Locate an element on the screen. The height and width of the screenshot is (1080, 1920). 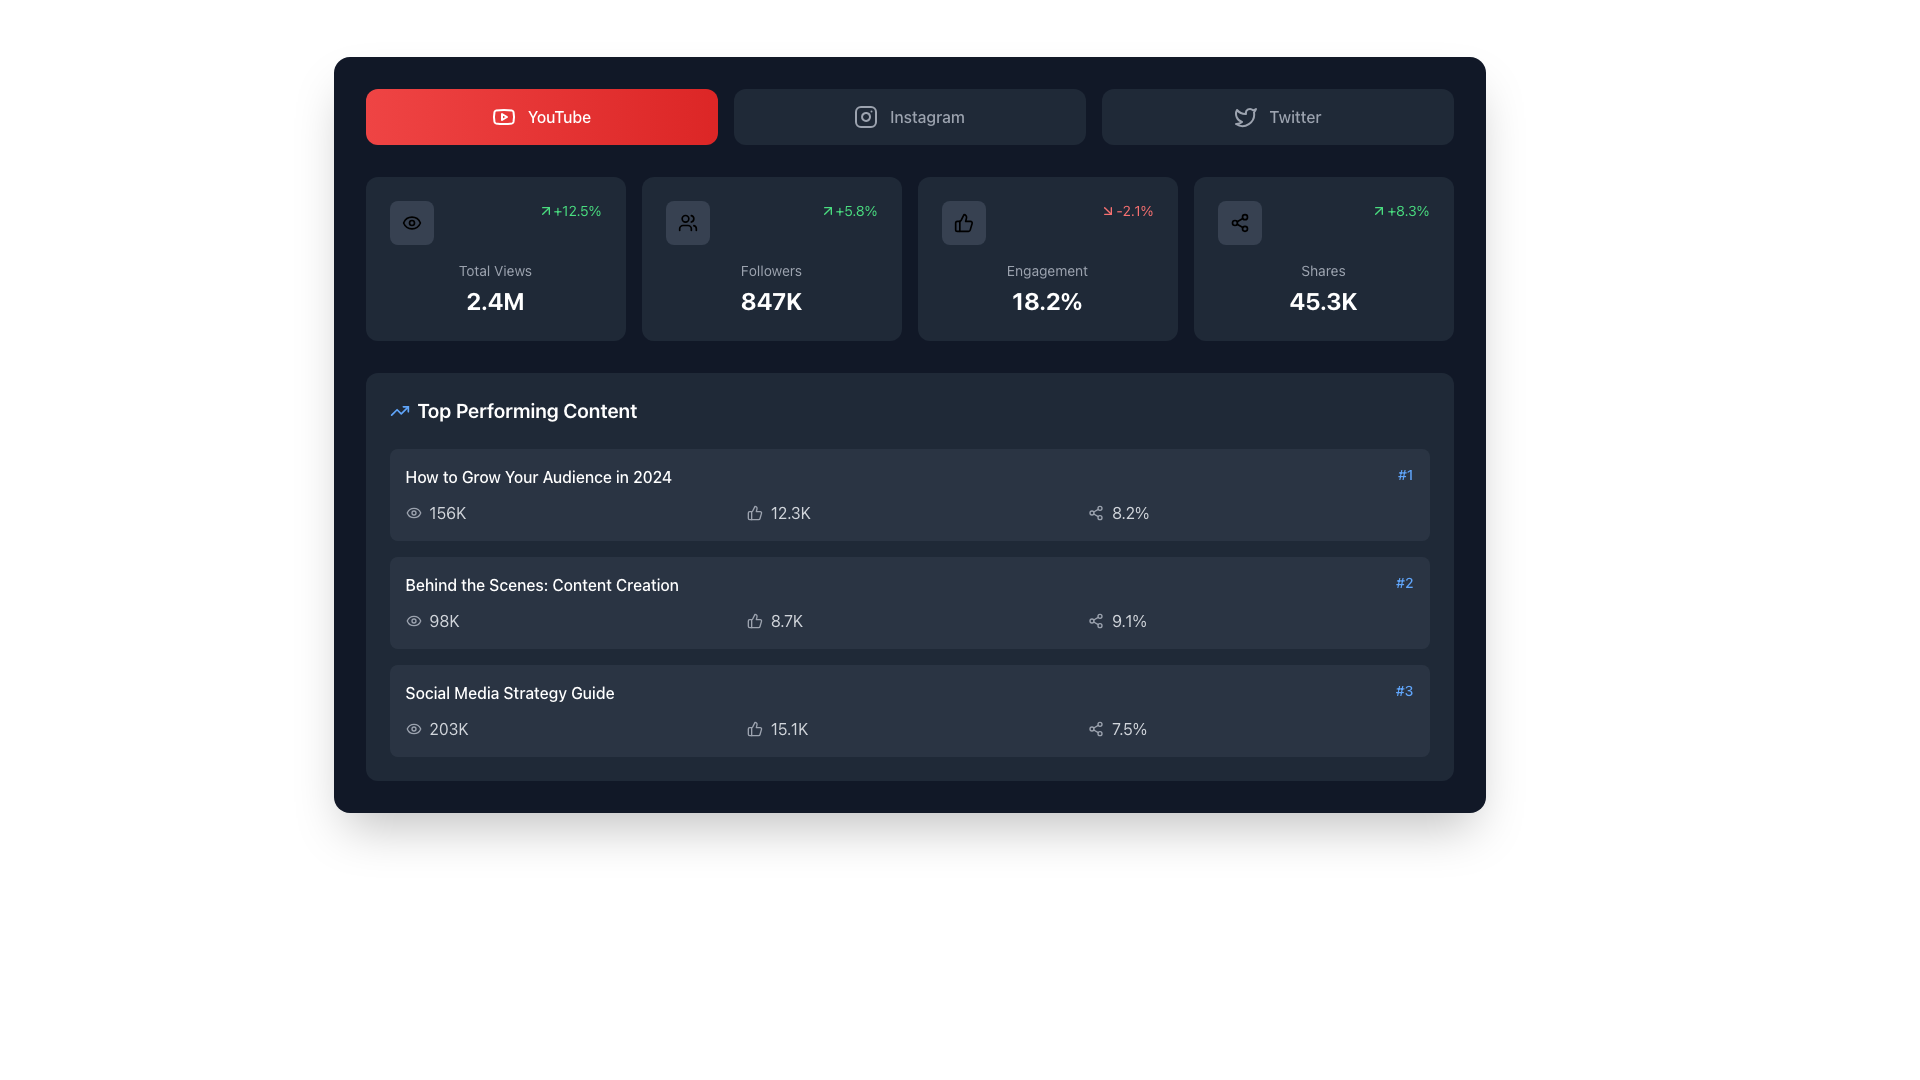
arrow icon pointing diagonally upwards to the right, which is located to the left of the '+5.8%' text in the 'Followers' card is located at coordinates (827, 211).